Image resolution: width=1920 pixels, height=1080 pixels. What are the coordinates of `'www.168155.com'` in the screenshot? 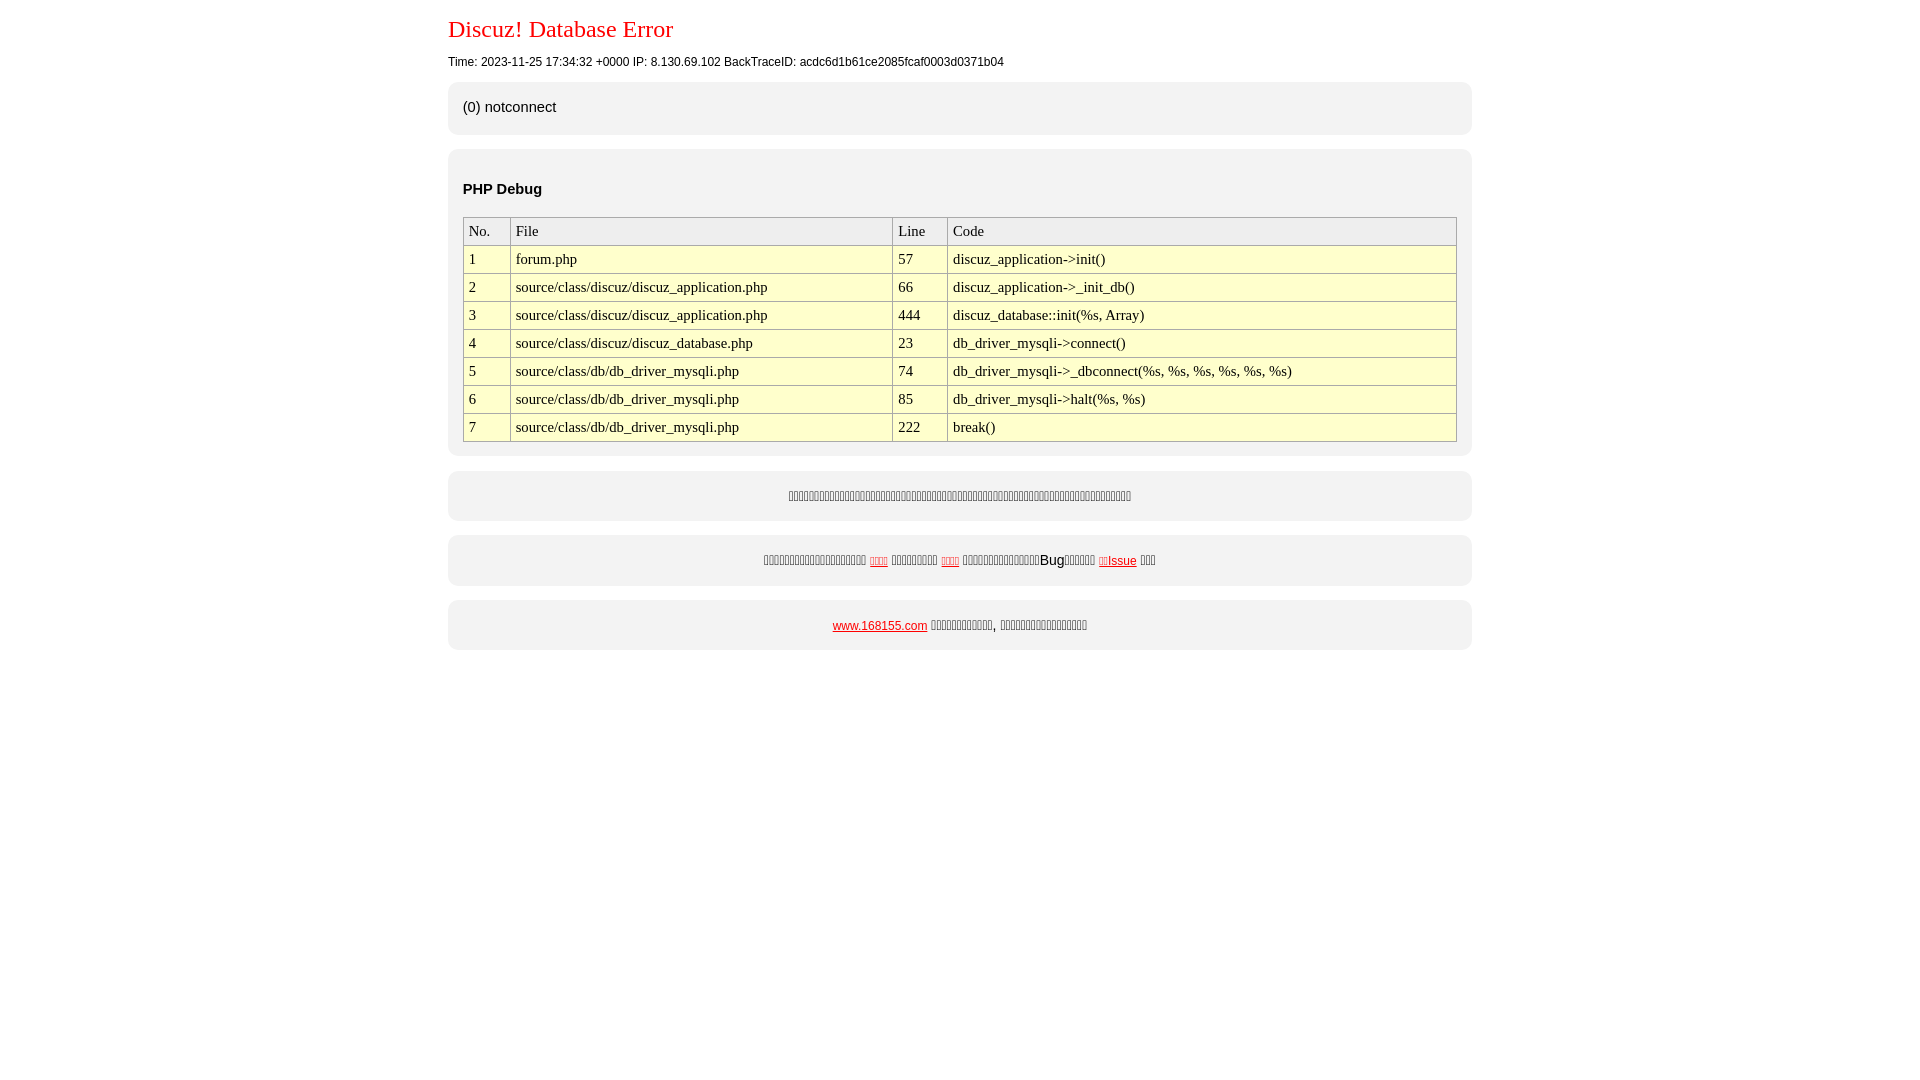 It's located at (880, 624).